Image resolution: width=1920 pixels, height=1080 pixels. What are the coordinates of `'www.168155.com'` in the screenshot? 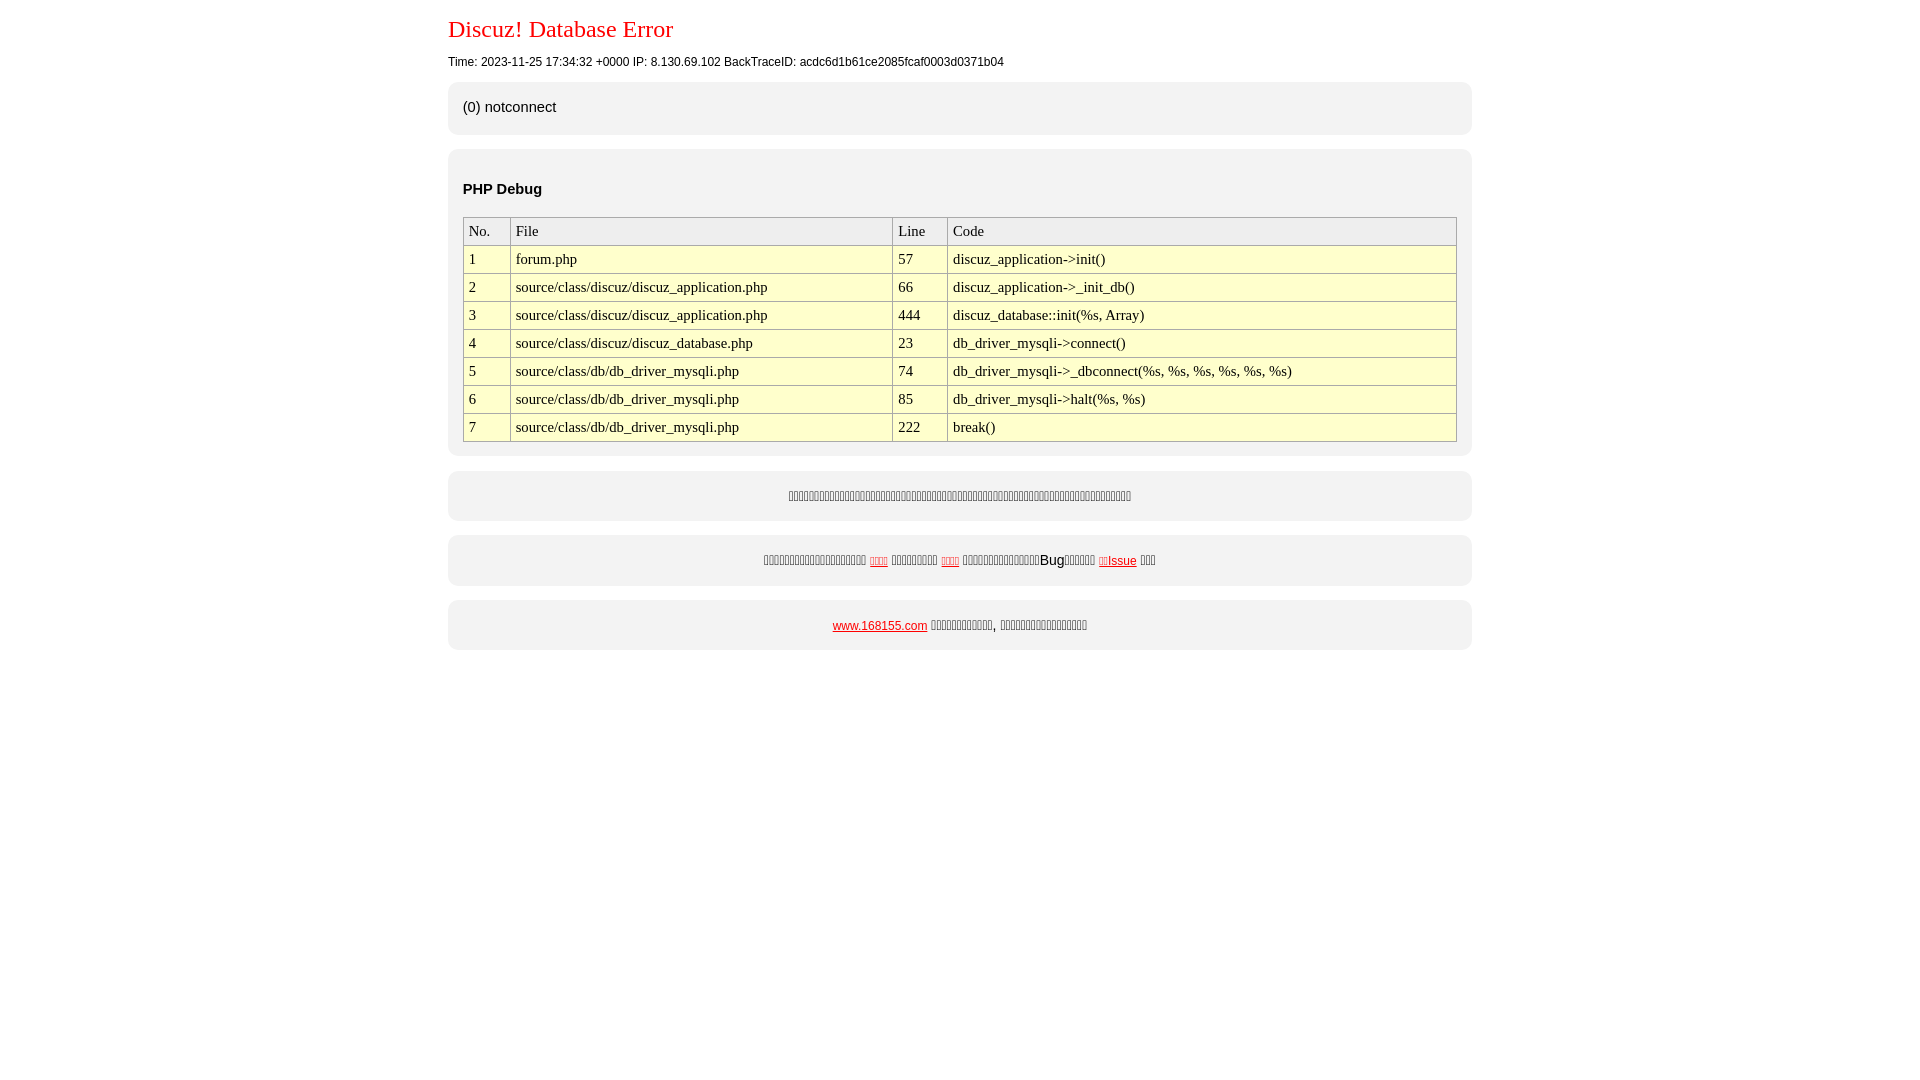 It's located at (880, 624).